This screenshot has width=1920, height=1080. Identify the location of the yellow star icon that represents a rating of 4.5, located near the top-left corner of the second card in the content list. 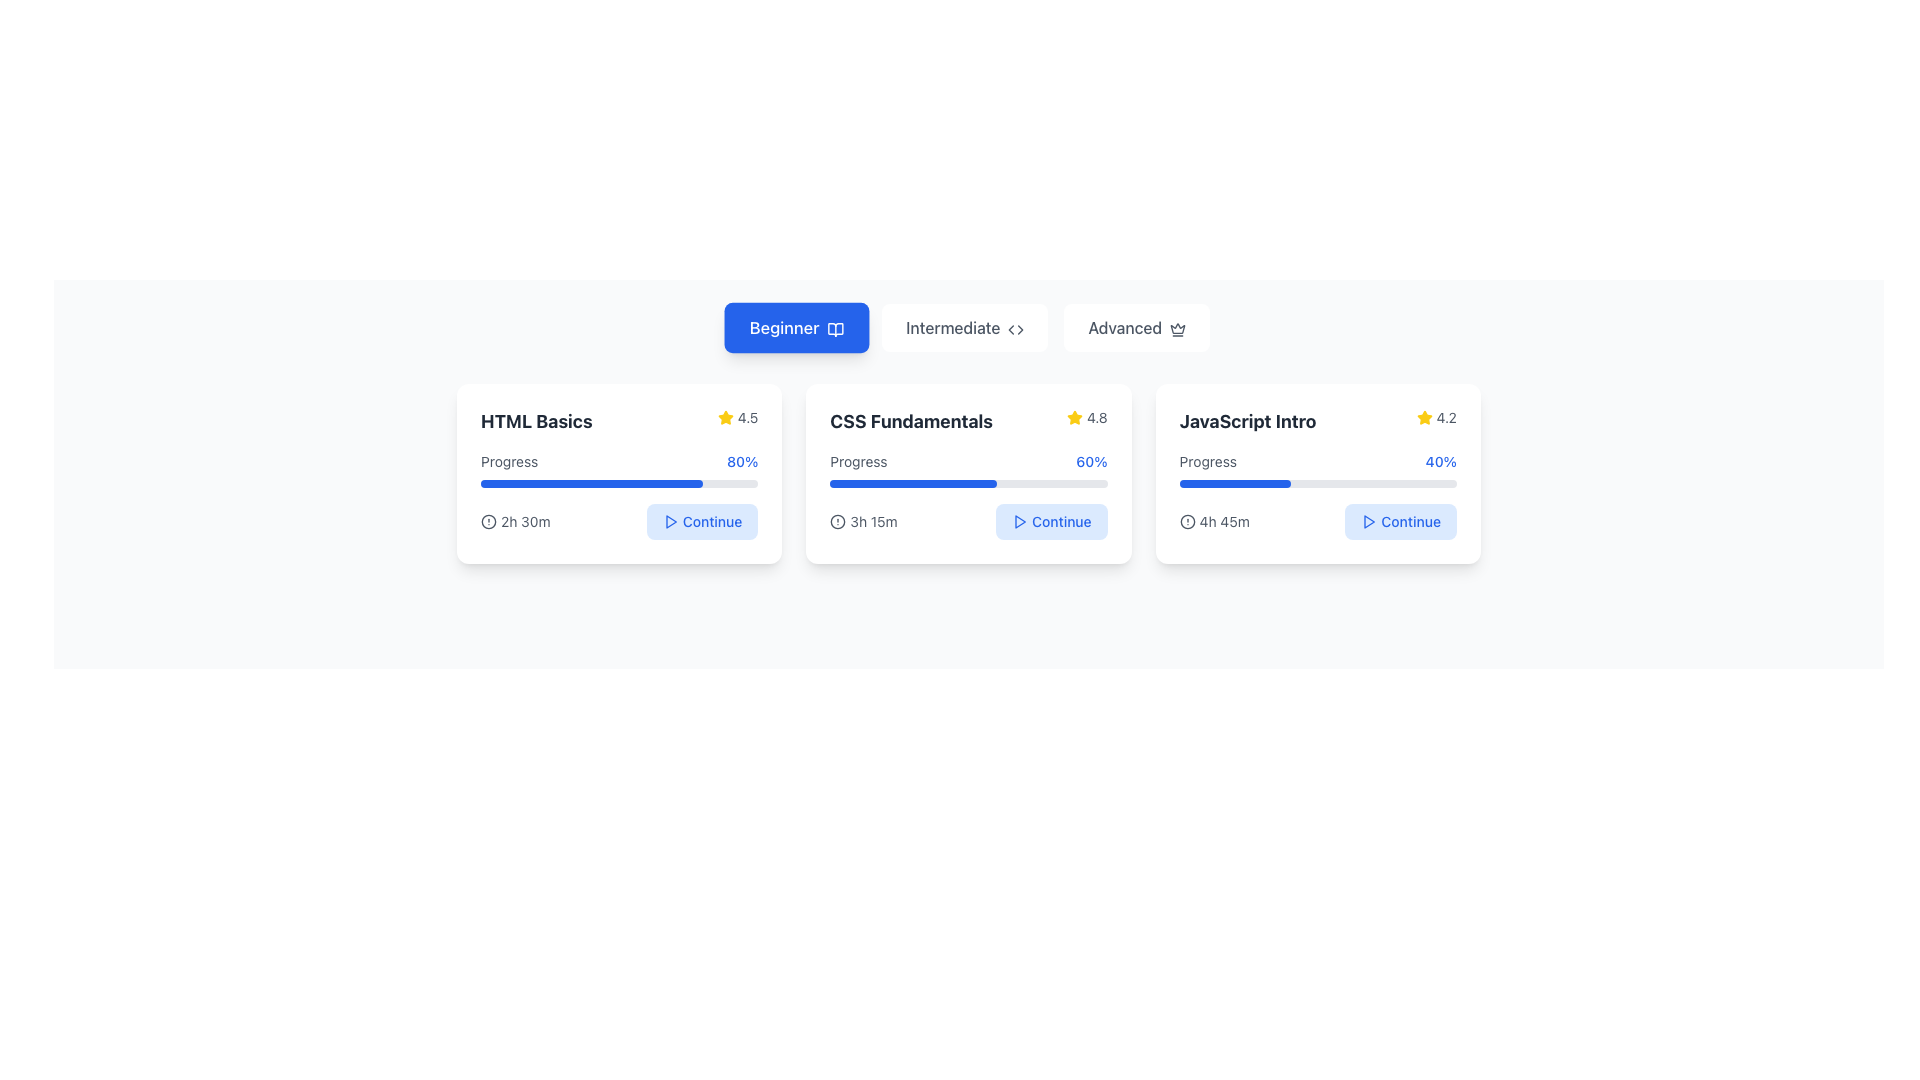
(724, 416).